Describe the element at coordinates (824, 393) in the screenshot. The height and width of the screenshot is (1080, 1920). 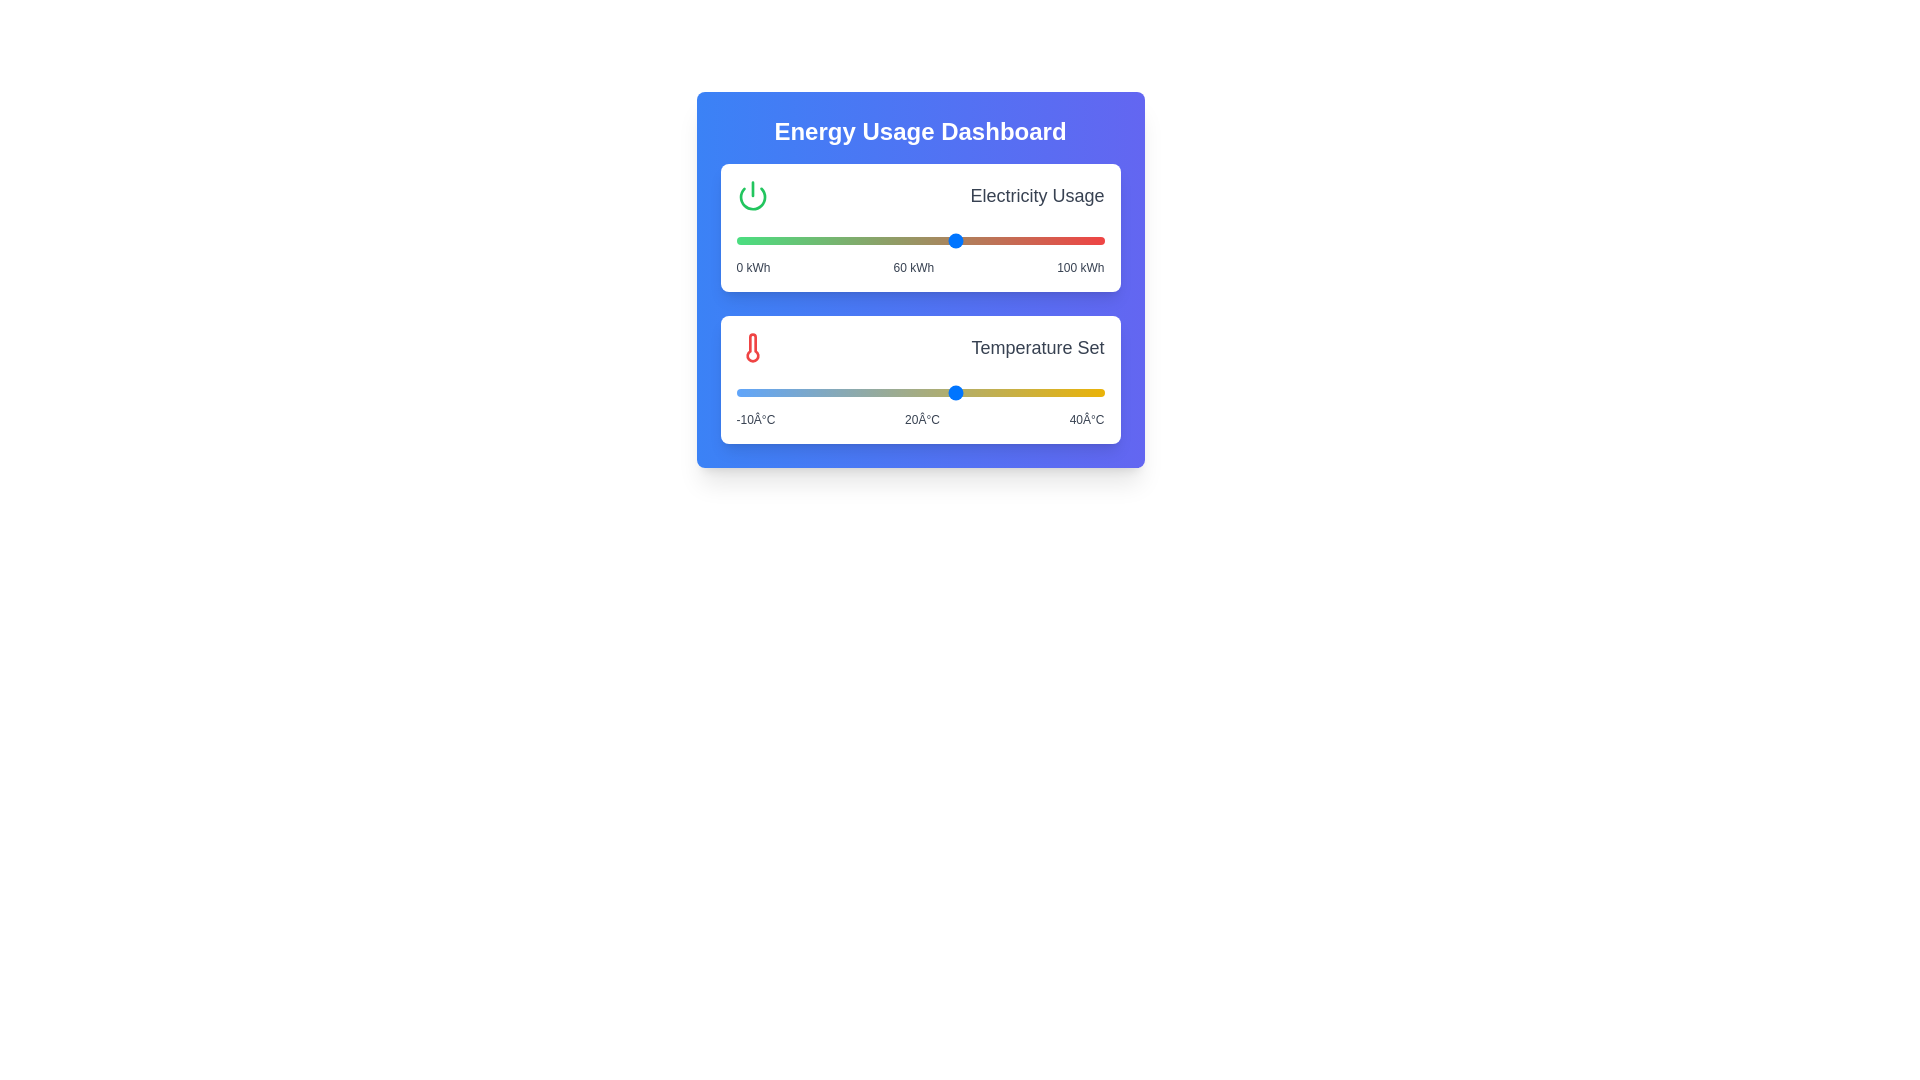
I see `the temperature slider to 2°C` at that location.